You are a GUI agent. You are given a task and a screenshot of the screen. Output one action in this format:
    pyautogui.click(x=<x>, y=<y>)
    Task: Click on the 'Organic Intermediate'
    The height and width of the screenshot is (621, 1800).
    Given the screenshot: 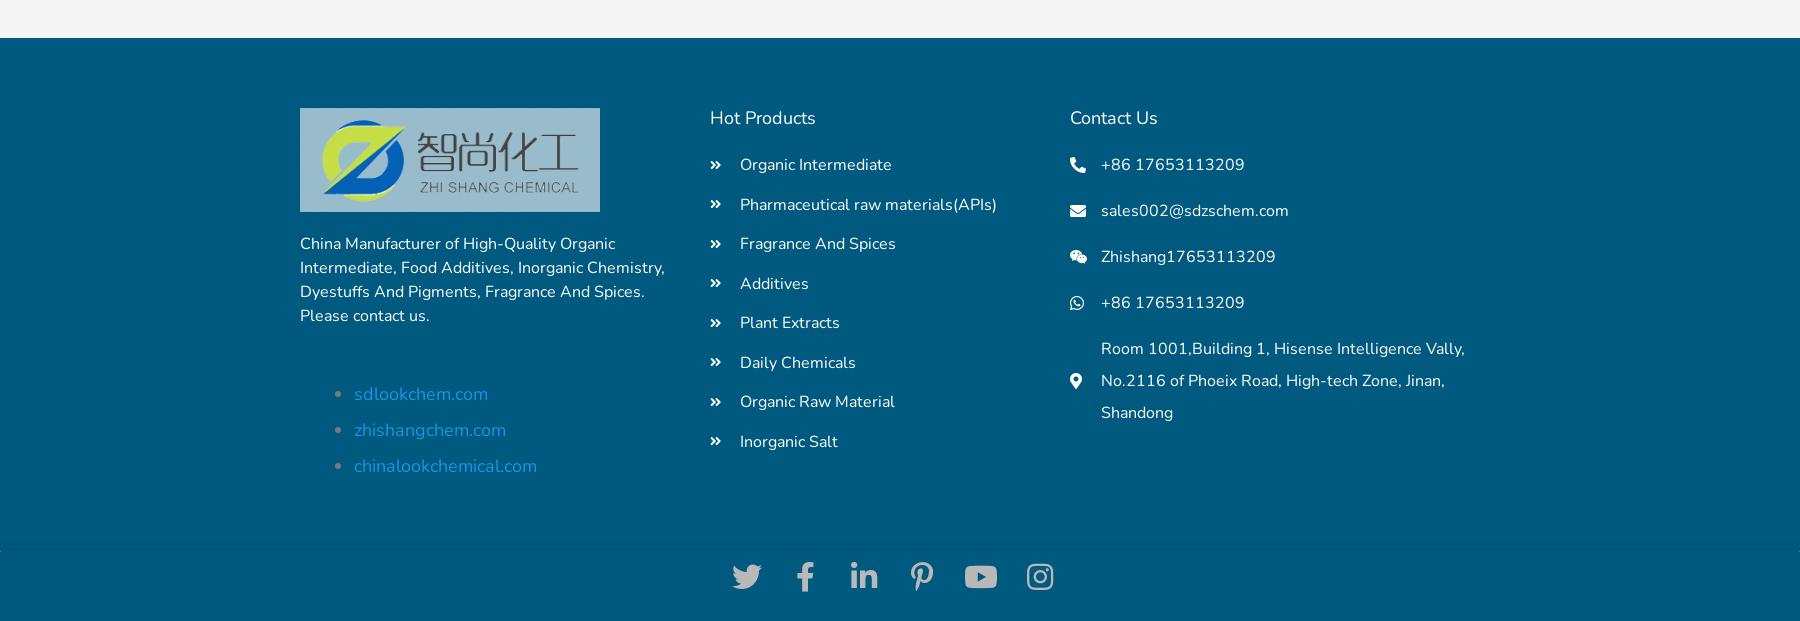 What is the action you would take?
    pyautogui.click(x=738, y=163)
    